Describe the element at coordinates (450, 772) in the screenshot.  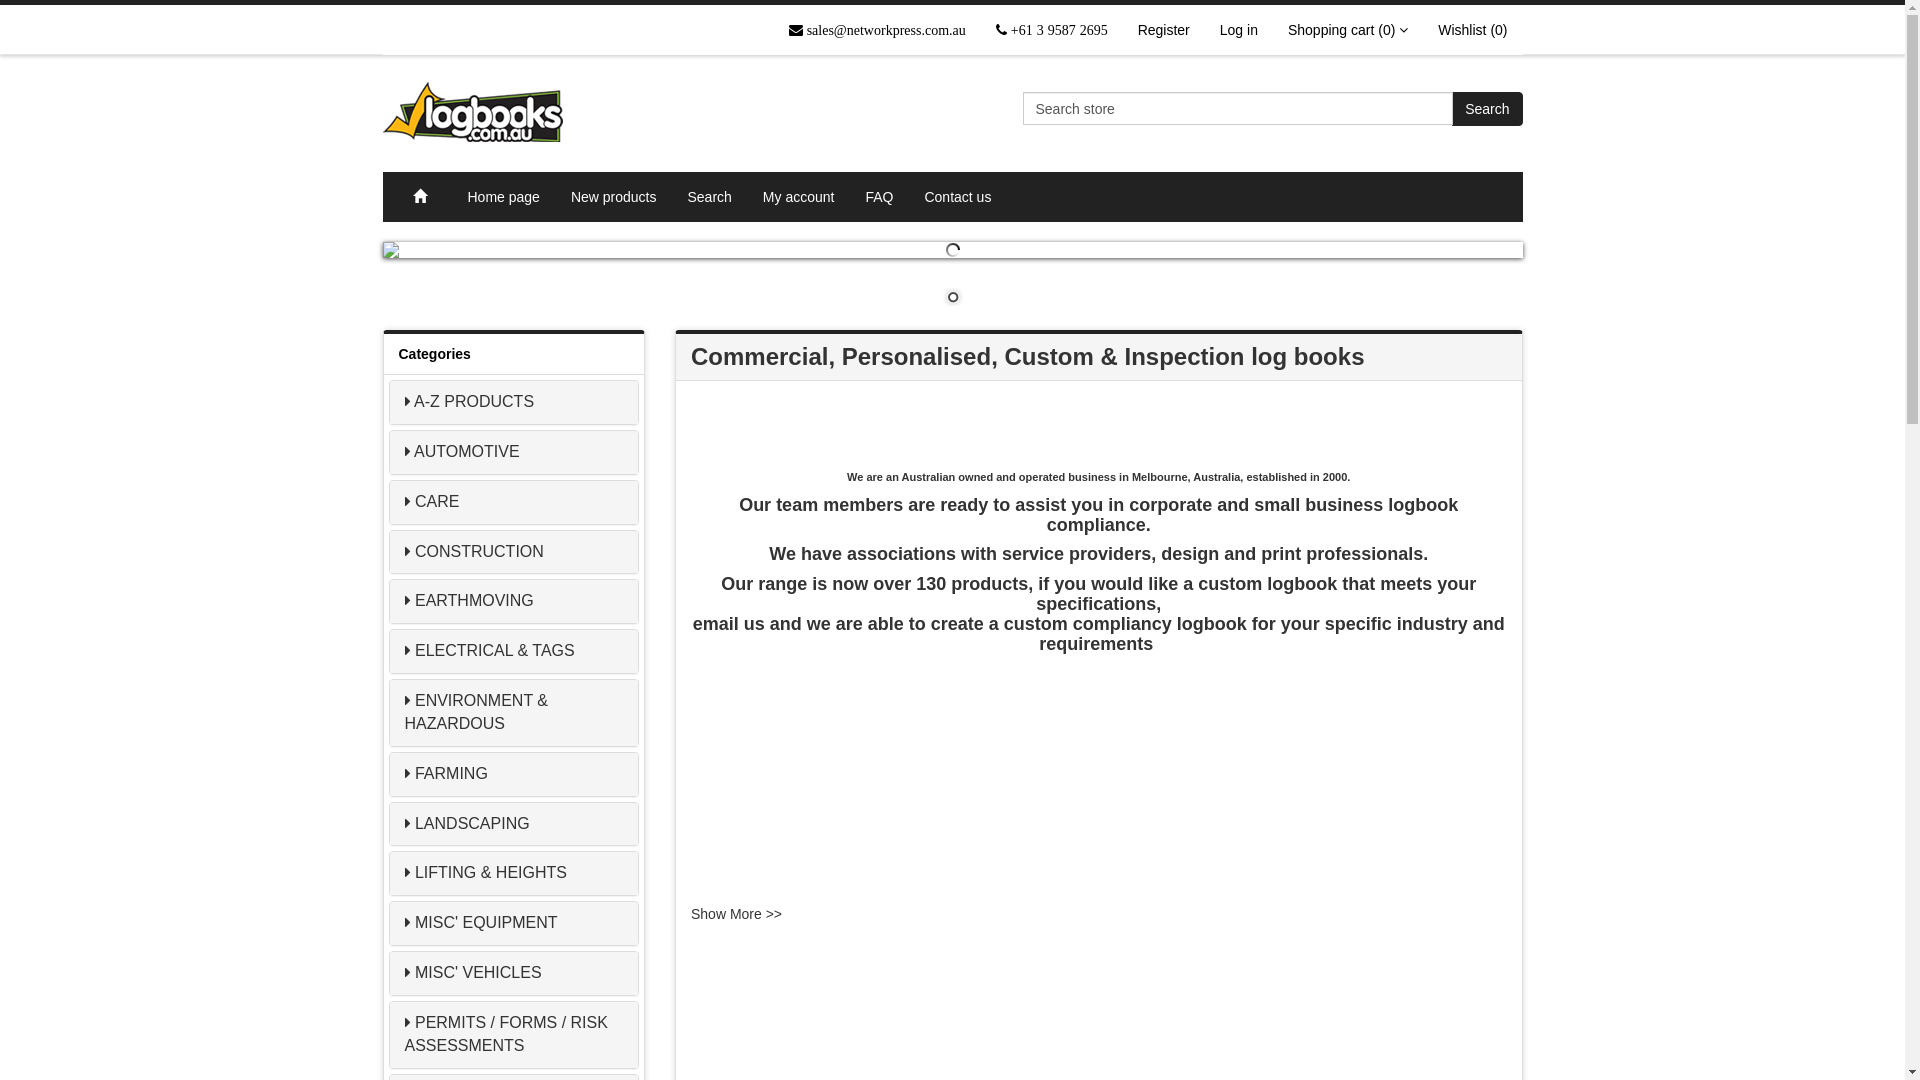
I see `'FARMING'` at that location.